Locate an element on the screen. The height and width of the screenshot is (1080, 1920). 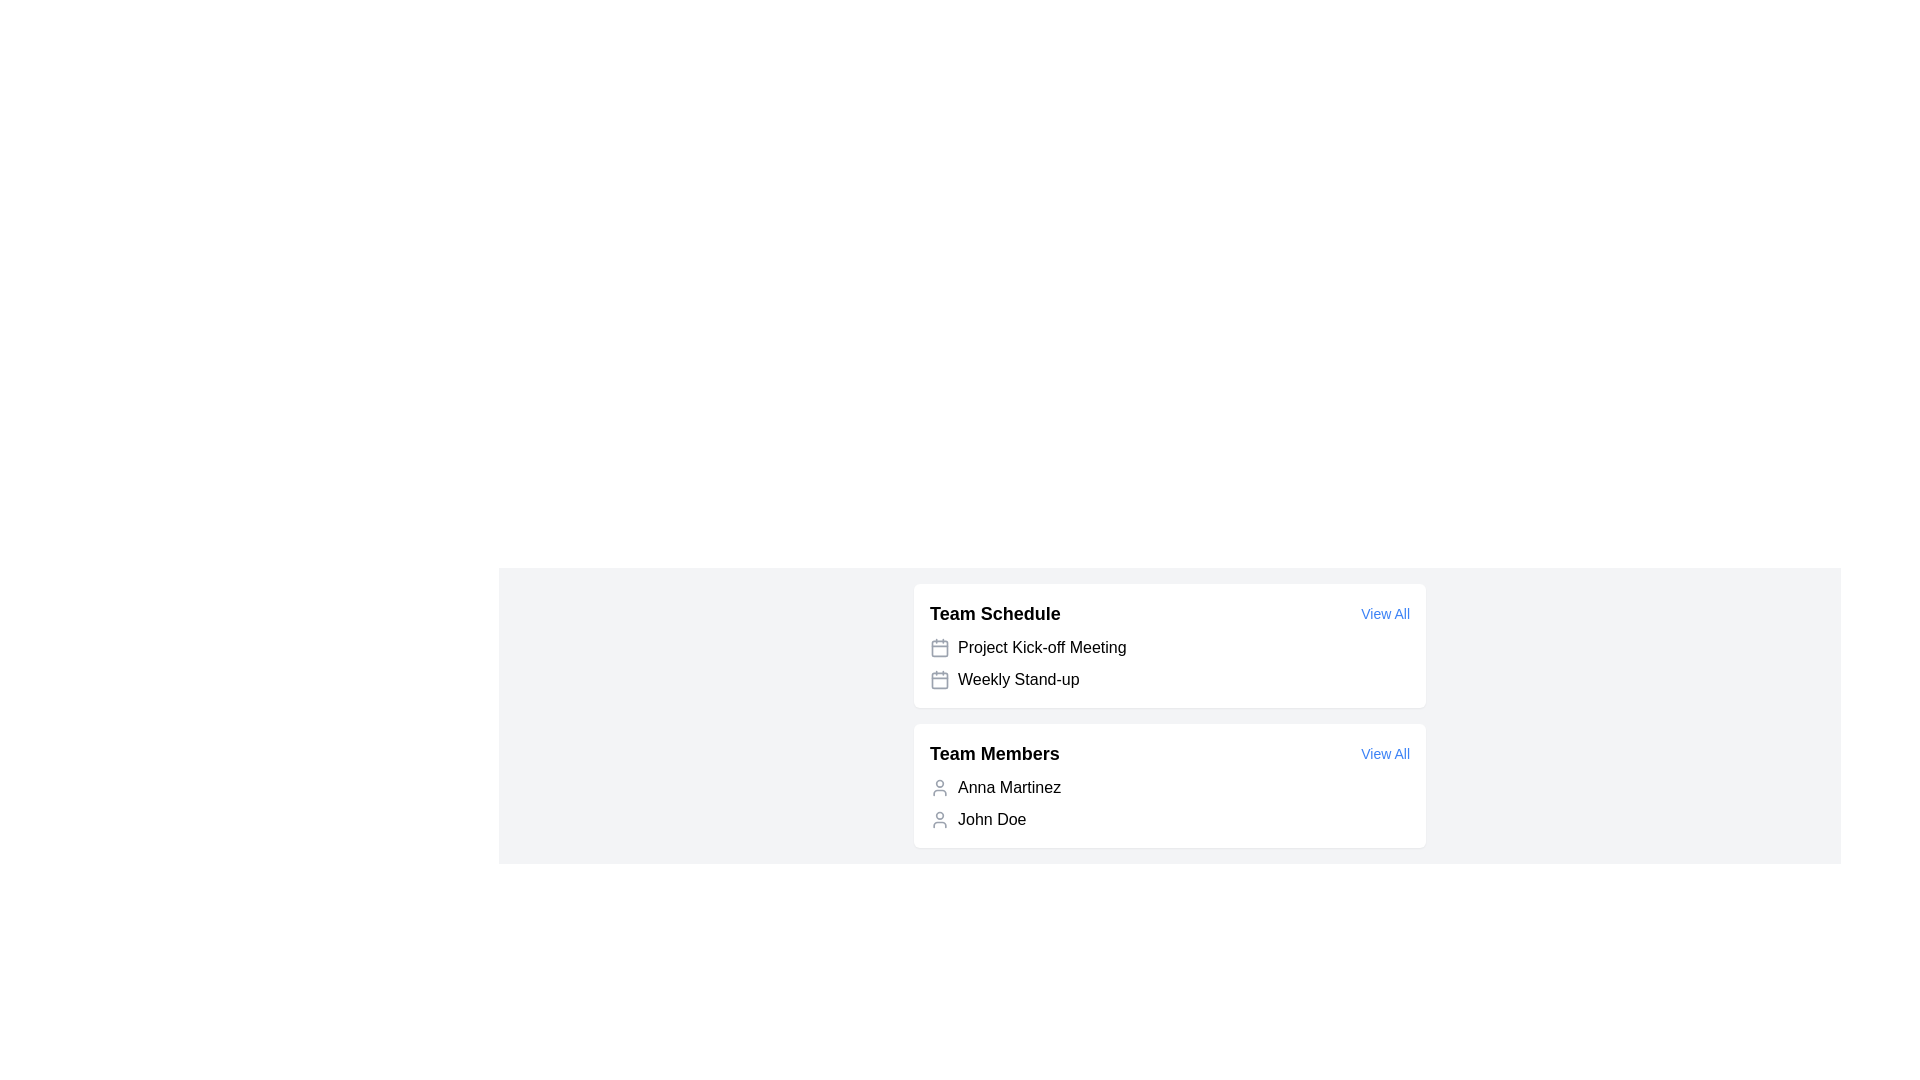
the SVG Rectangle that forms the main body of the calendar icon in the 'Team Schedule' section, located to the left of the 'Project Kick-off Meeting' text is located at coordinates (939, 678).